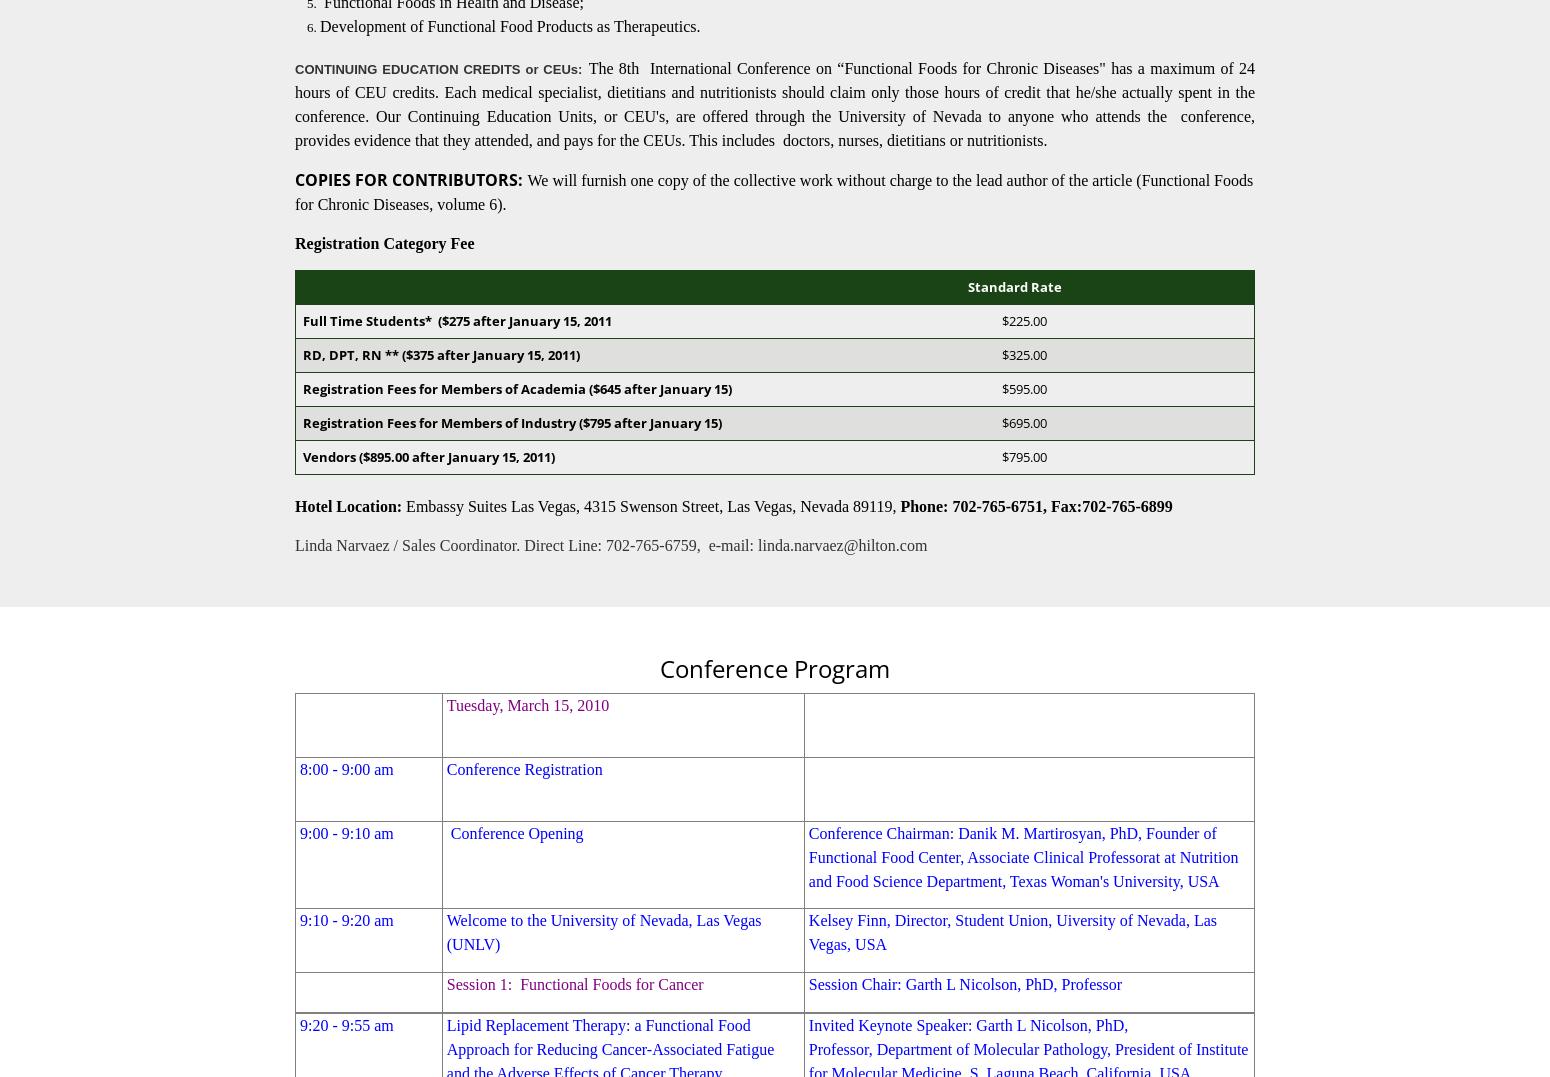  What do you see at coordinates (345, 767) in the screenshot?
I see `'8:00 - 9:00 am'` at bounding box center [345, 767].